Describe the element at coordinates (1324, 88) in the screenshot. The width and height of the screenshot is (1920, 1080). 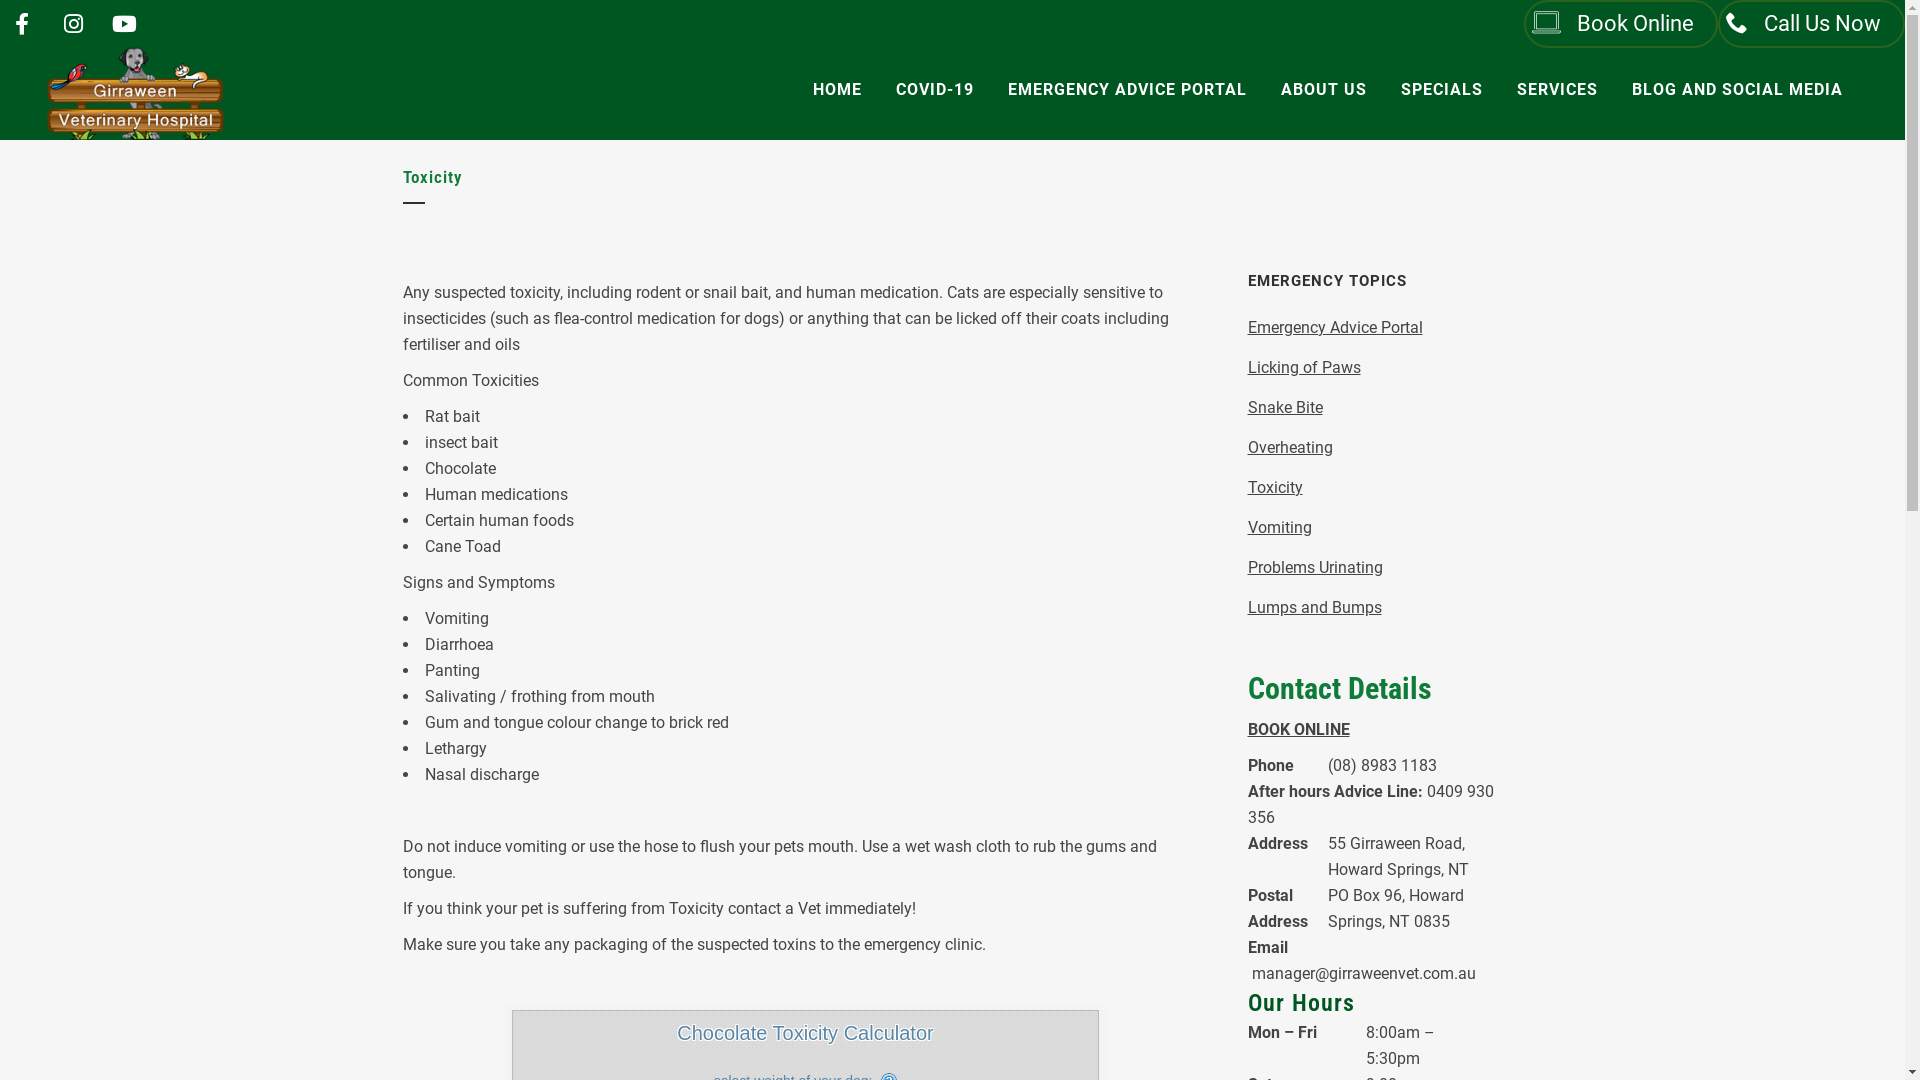
I see `'ABOUT US'` at that location.